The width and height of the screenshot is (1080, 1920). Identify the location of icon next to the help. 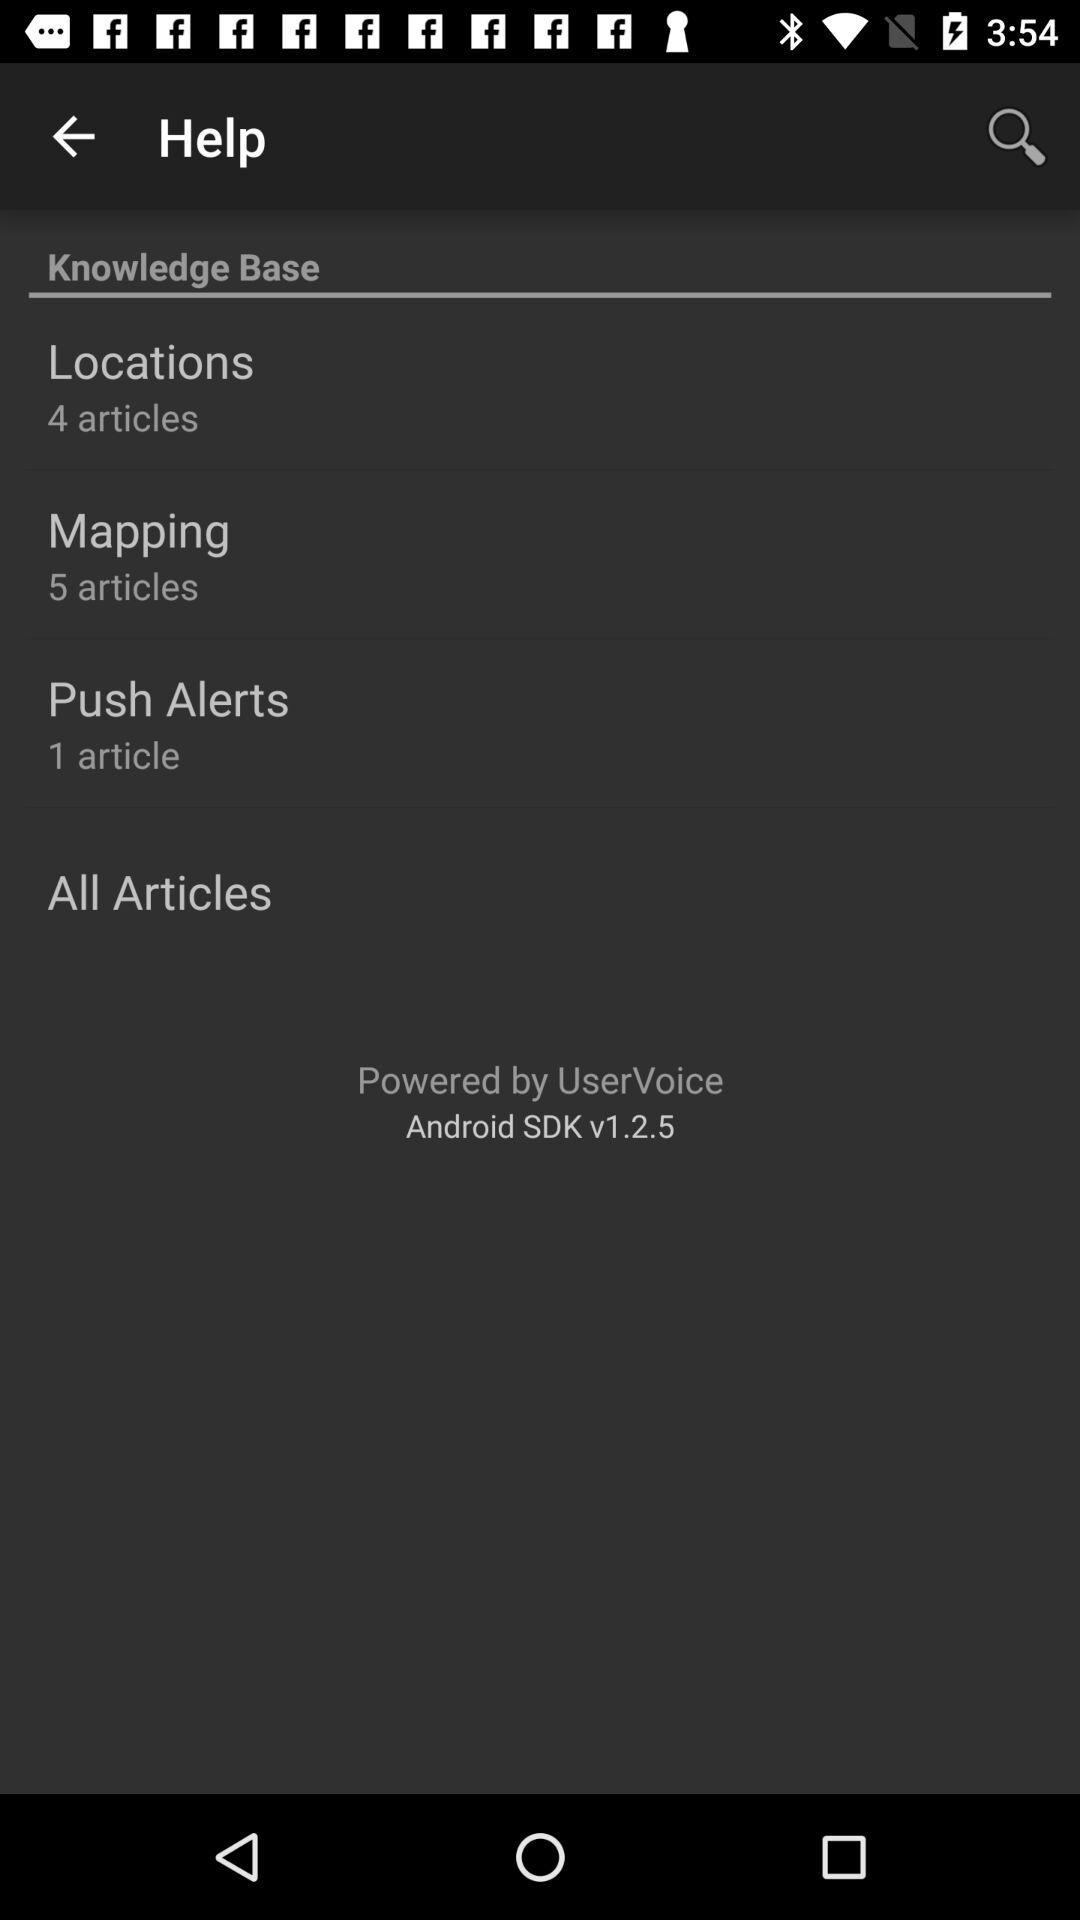
(72, 135).